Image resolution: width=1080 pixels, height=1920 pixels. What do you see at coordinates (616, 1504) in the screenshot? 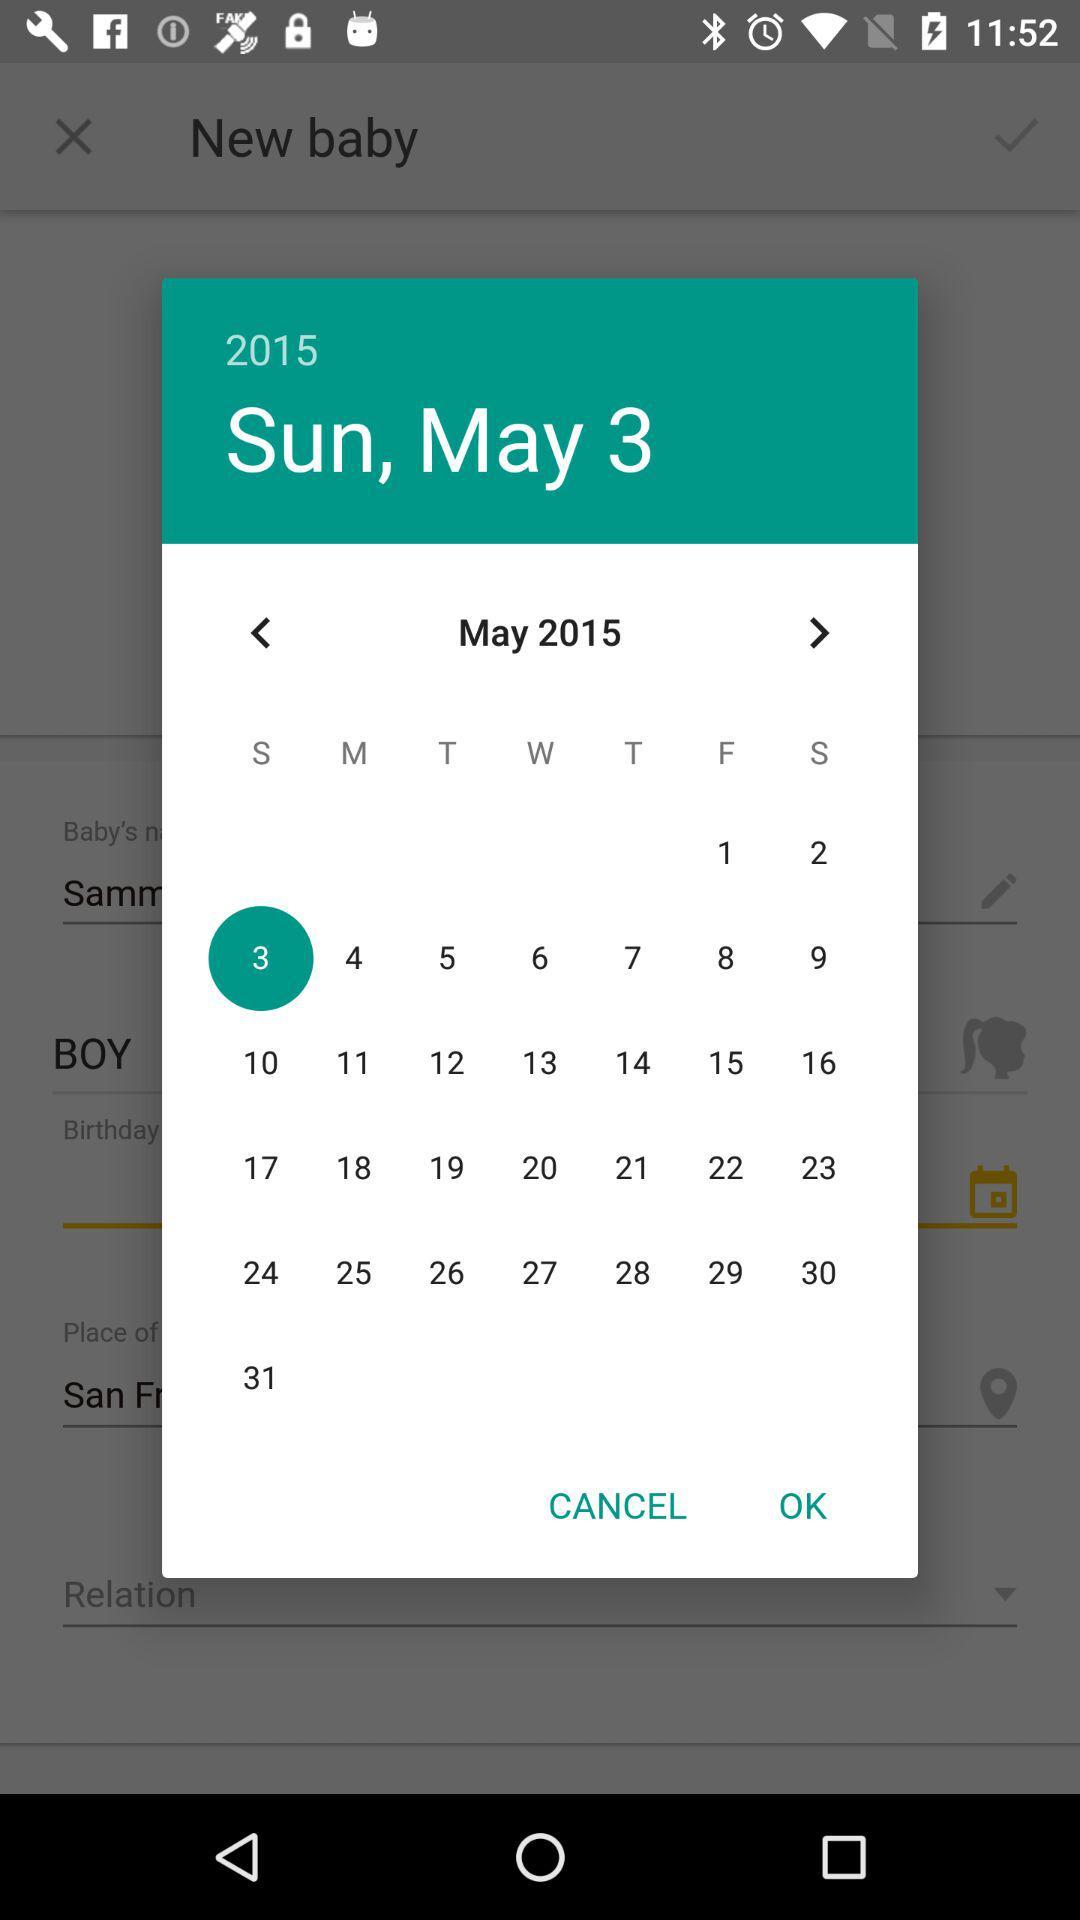
I see `the icon to the left of the ok icon` at bounding box center [616, 1504].